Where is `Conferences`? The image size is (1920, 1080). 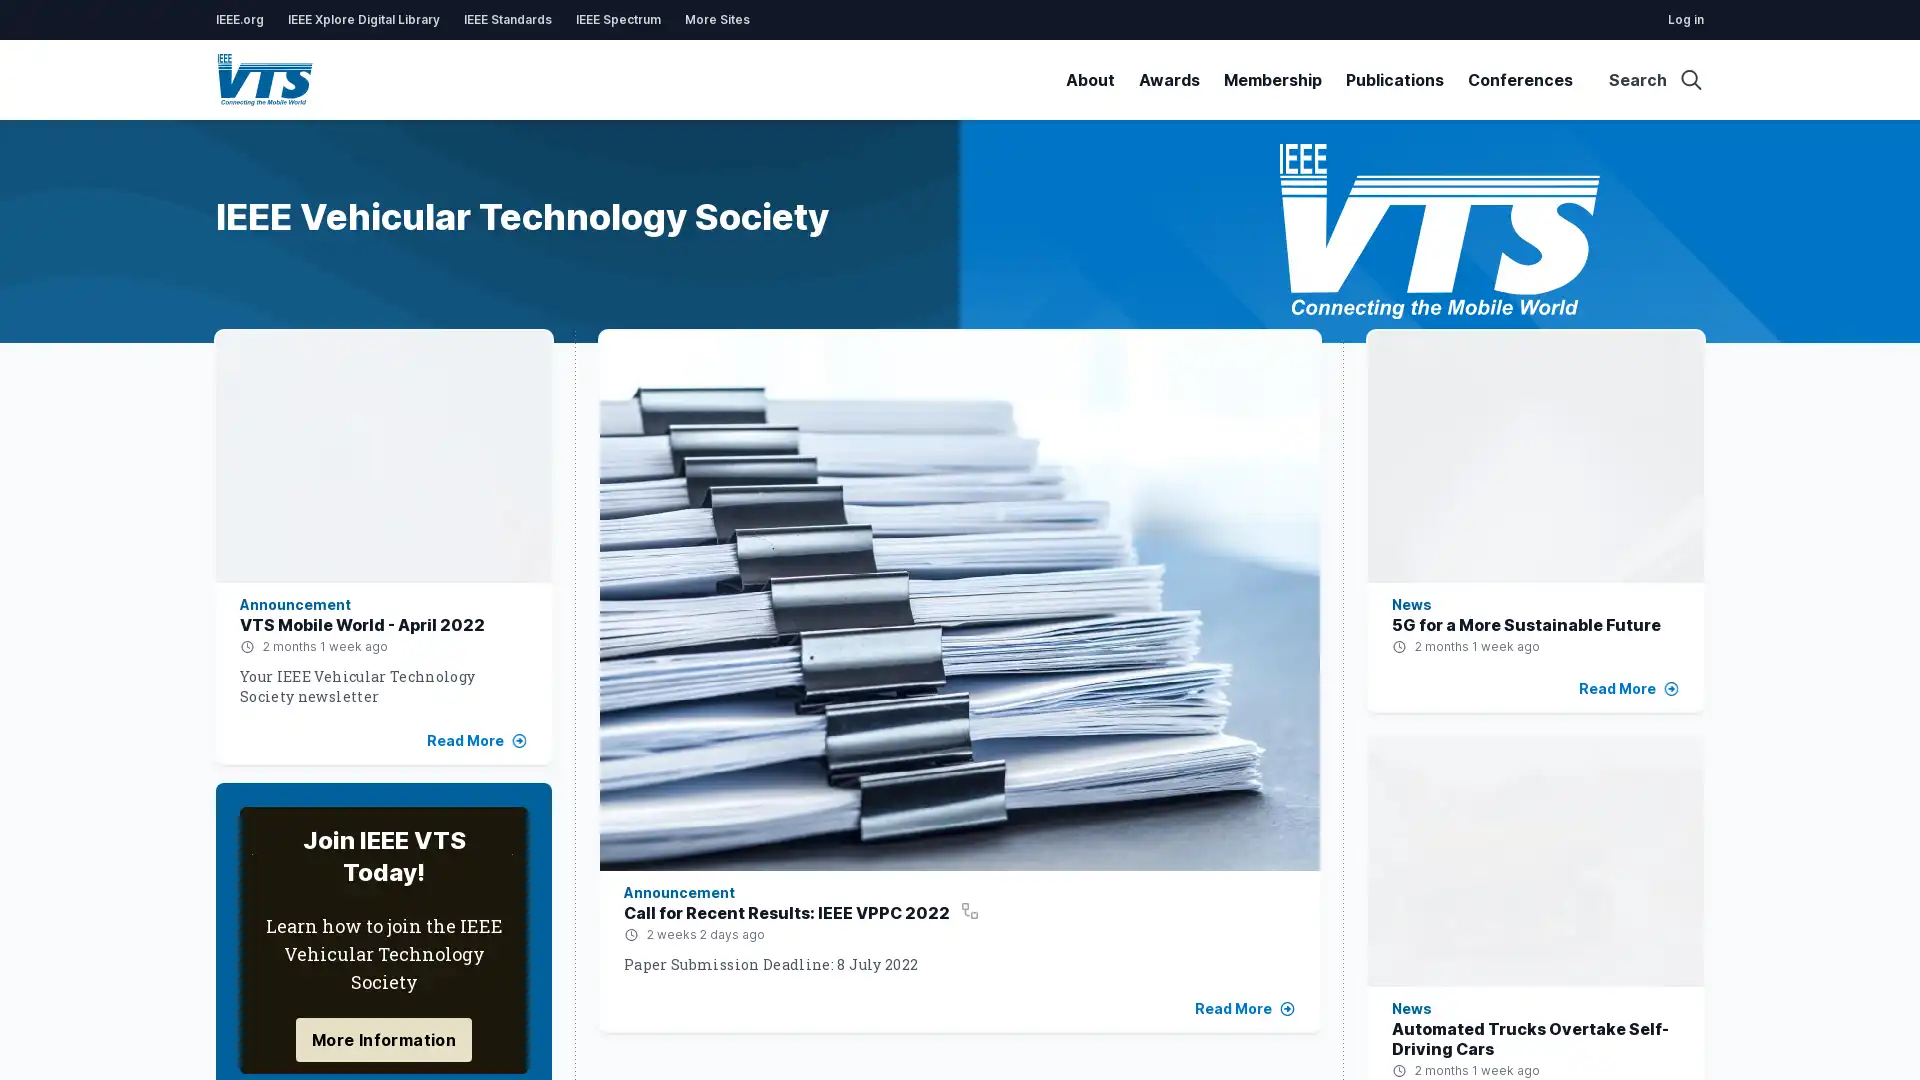
Conferences is located at coordinates (1520, 79).